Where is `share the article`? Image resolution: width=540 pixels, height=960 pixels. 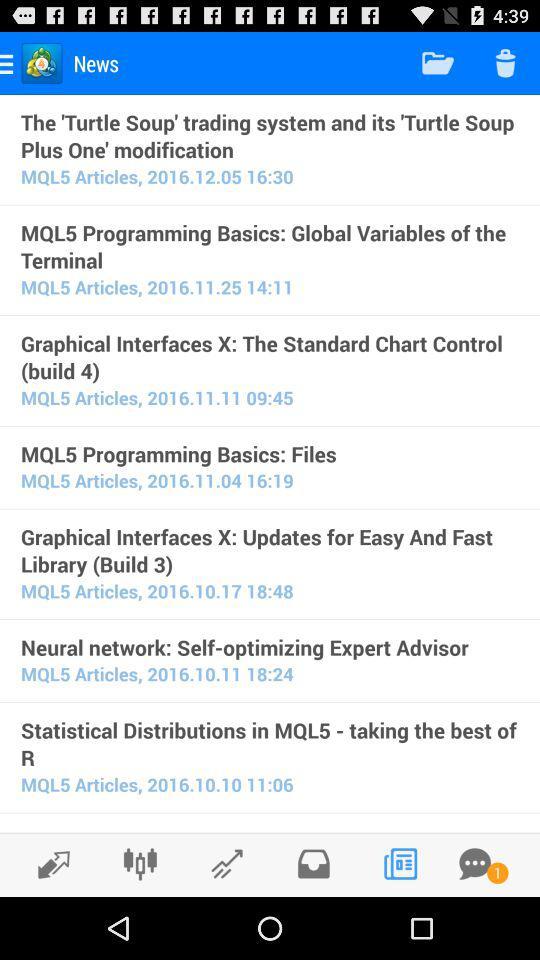
share the article is located at coordinates (313, 863).